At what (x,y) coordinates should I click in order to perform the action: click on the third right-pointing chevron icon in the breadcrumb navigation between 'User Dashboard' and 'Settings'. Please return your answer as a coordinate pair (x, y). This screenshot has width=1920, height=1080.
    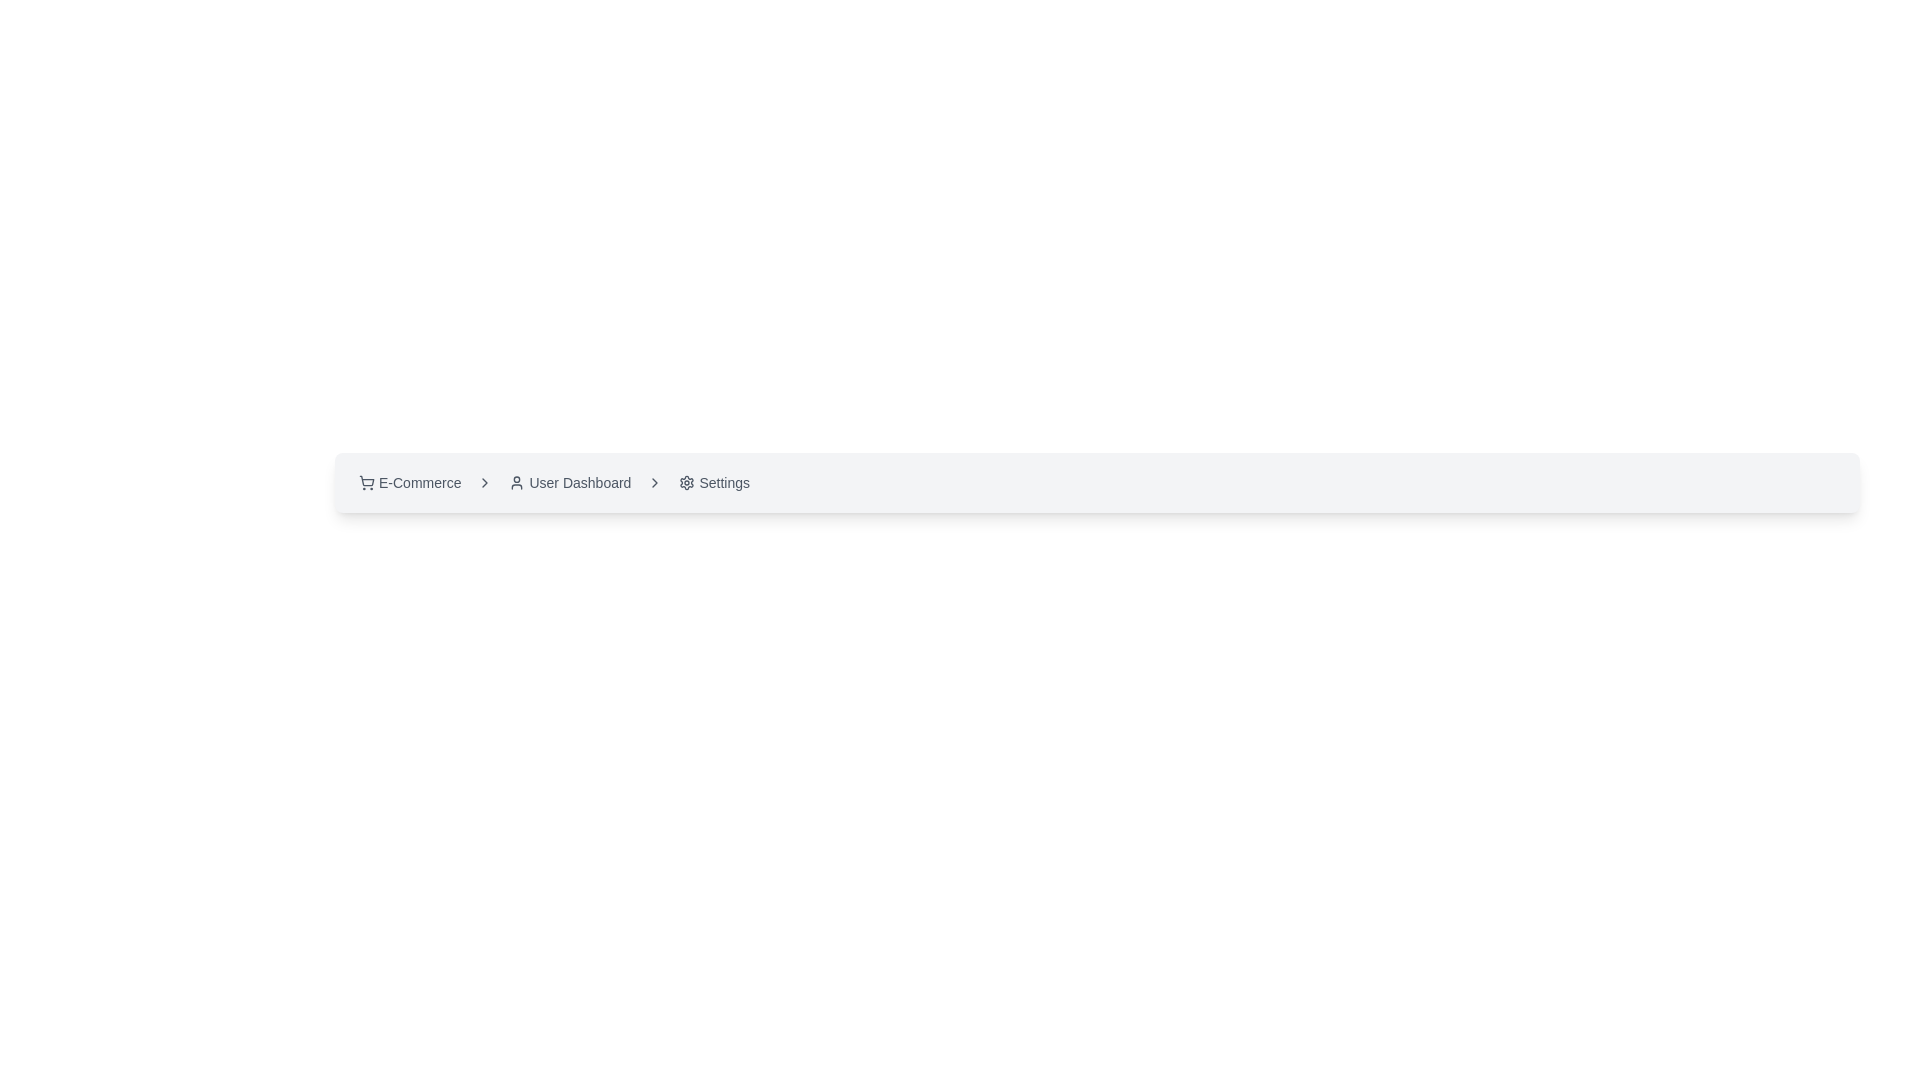
    Looking at the image, I should click on (655, 482).